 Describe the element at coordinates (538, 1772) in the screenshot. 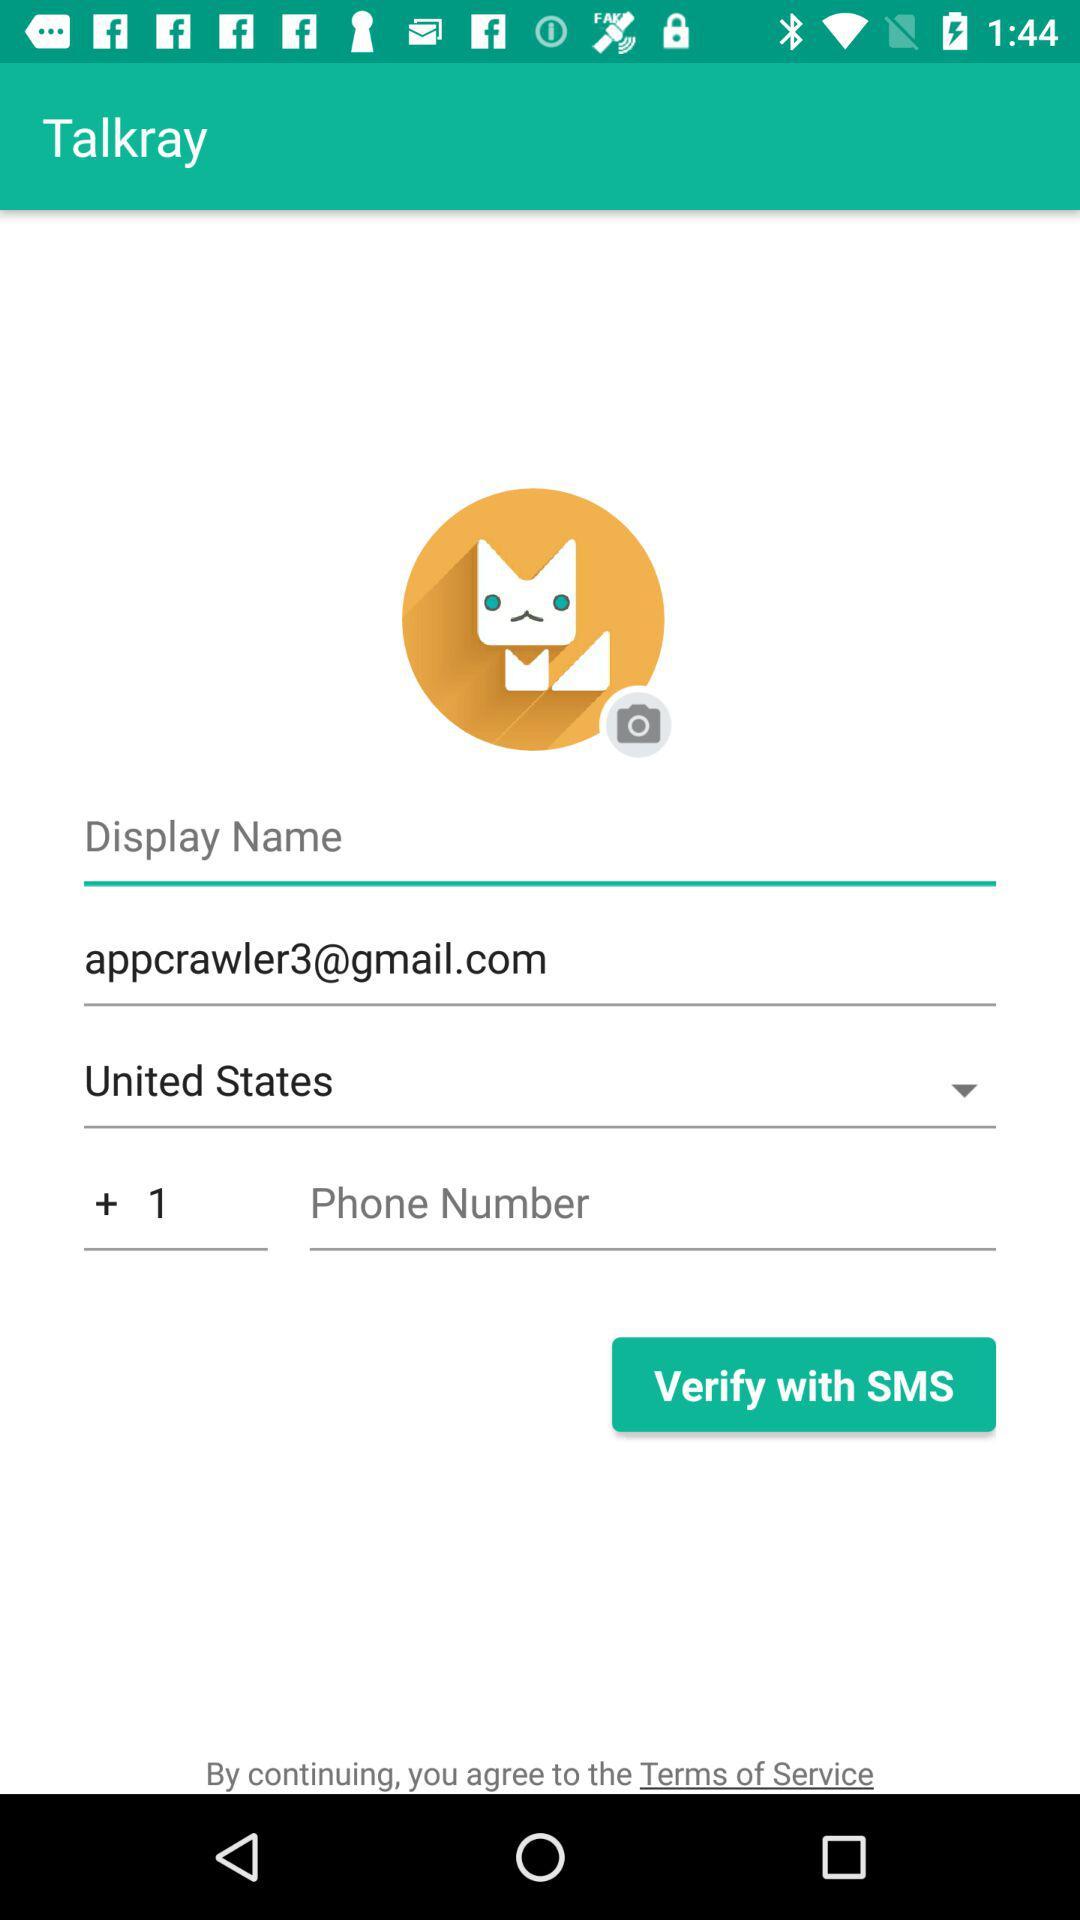

I see `by continuing you icon` at that location.